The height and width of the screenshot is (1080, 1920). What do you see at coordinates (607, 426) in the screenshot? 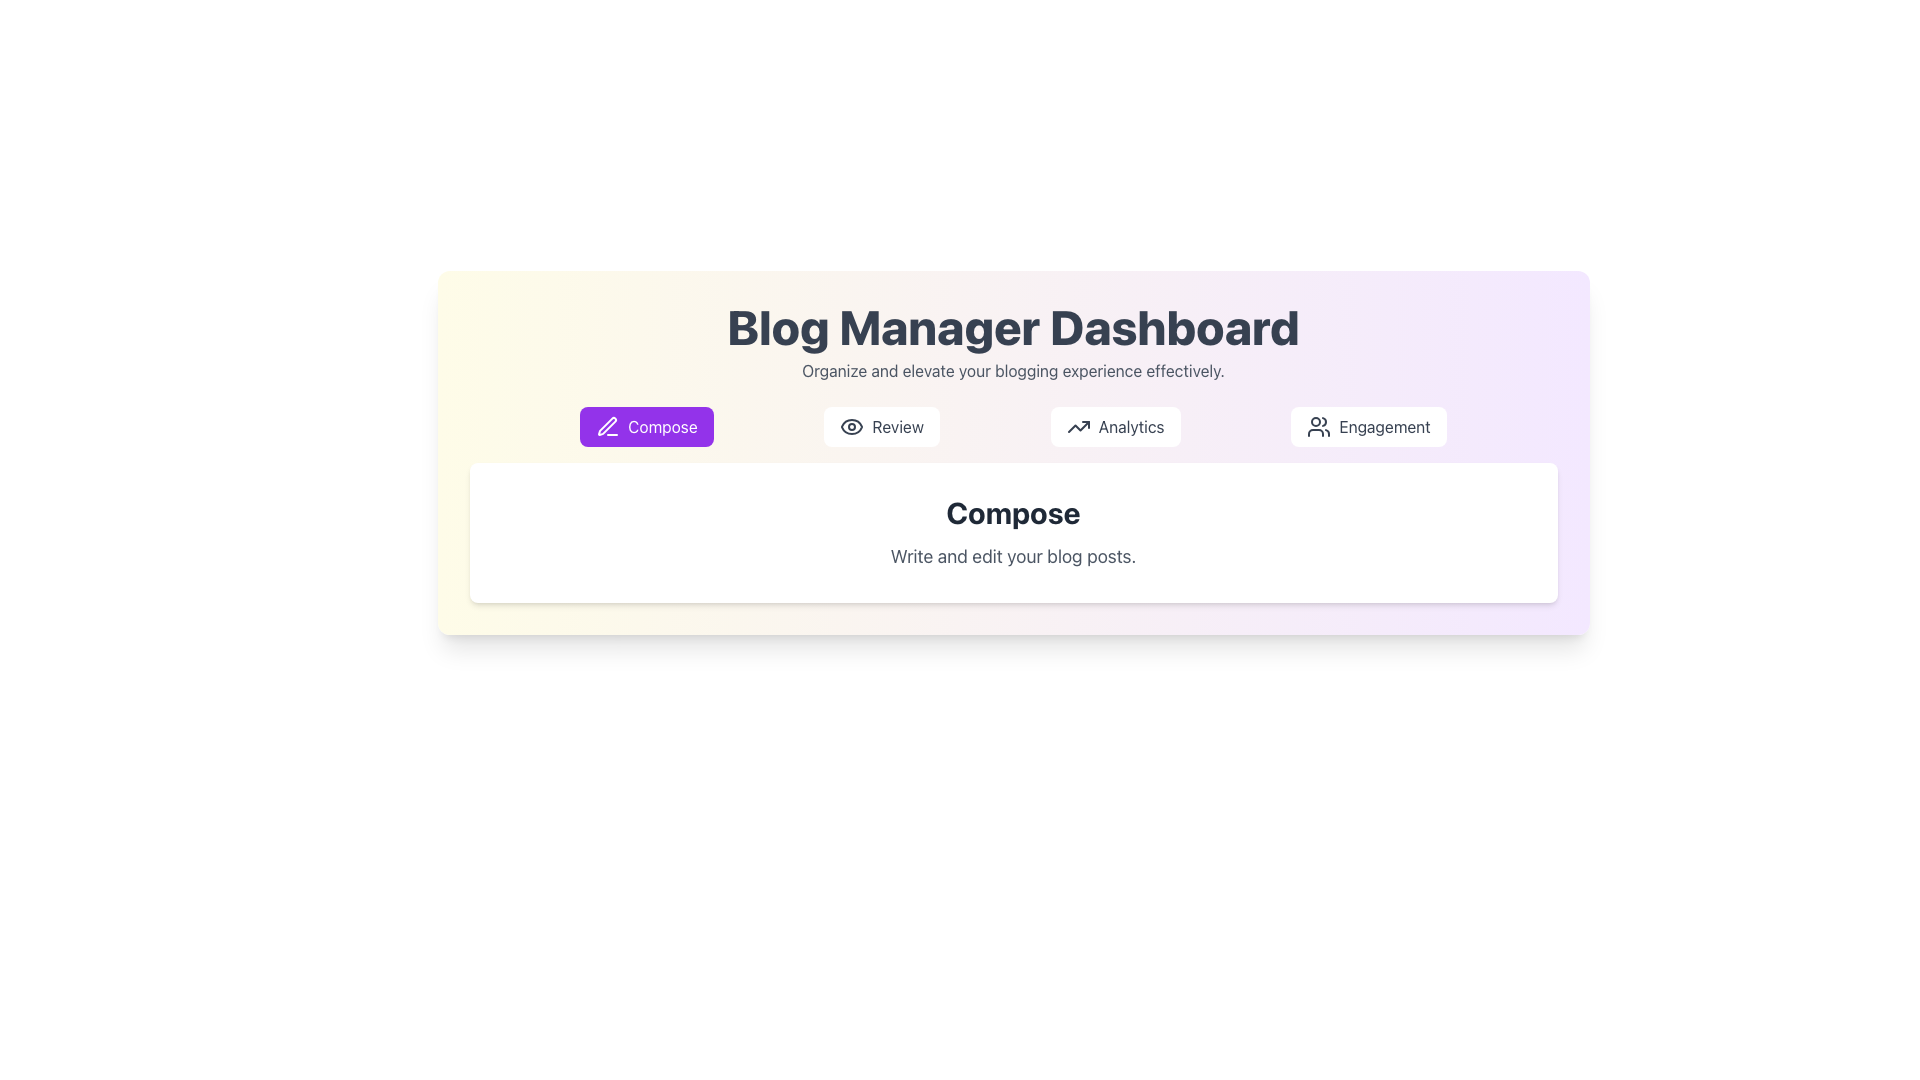
I see `the 'Compose' icon located in the leftmost button of the button group below the 'Blog Manager Dashboard' heading for accessibility support` at bounding box center [607, 426].